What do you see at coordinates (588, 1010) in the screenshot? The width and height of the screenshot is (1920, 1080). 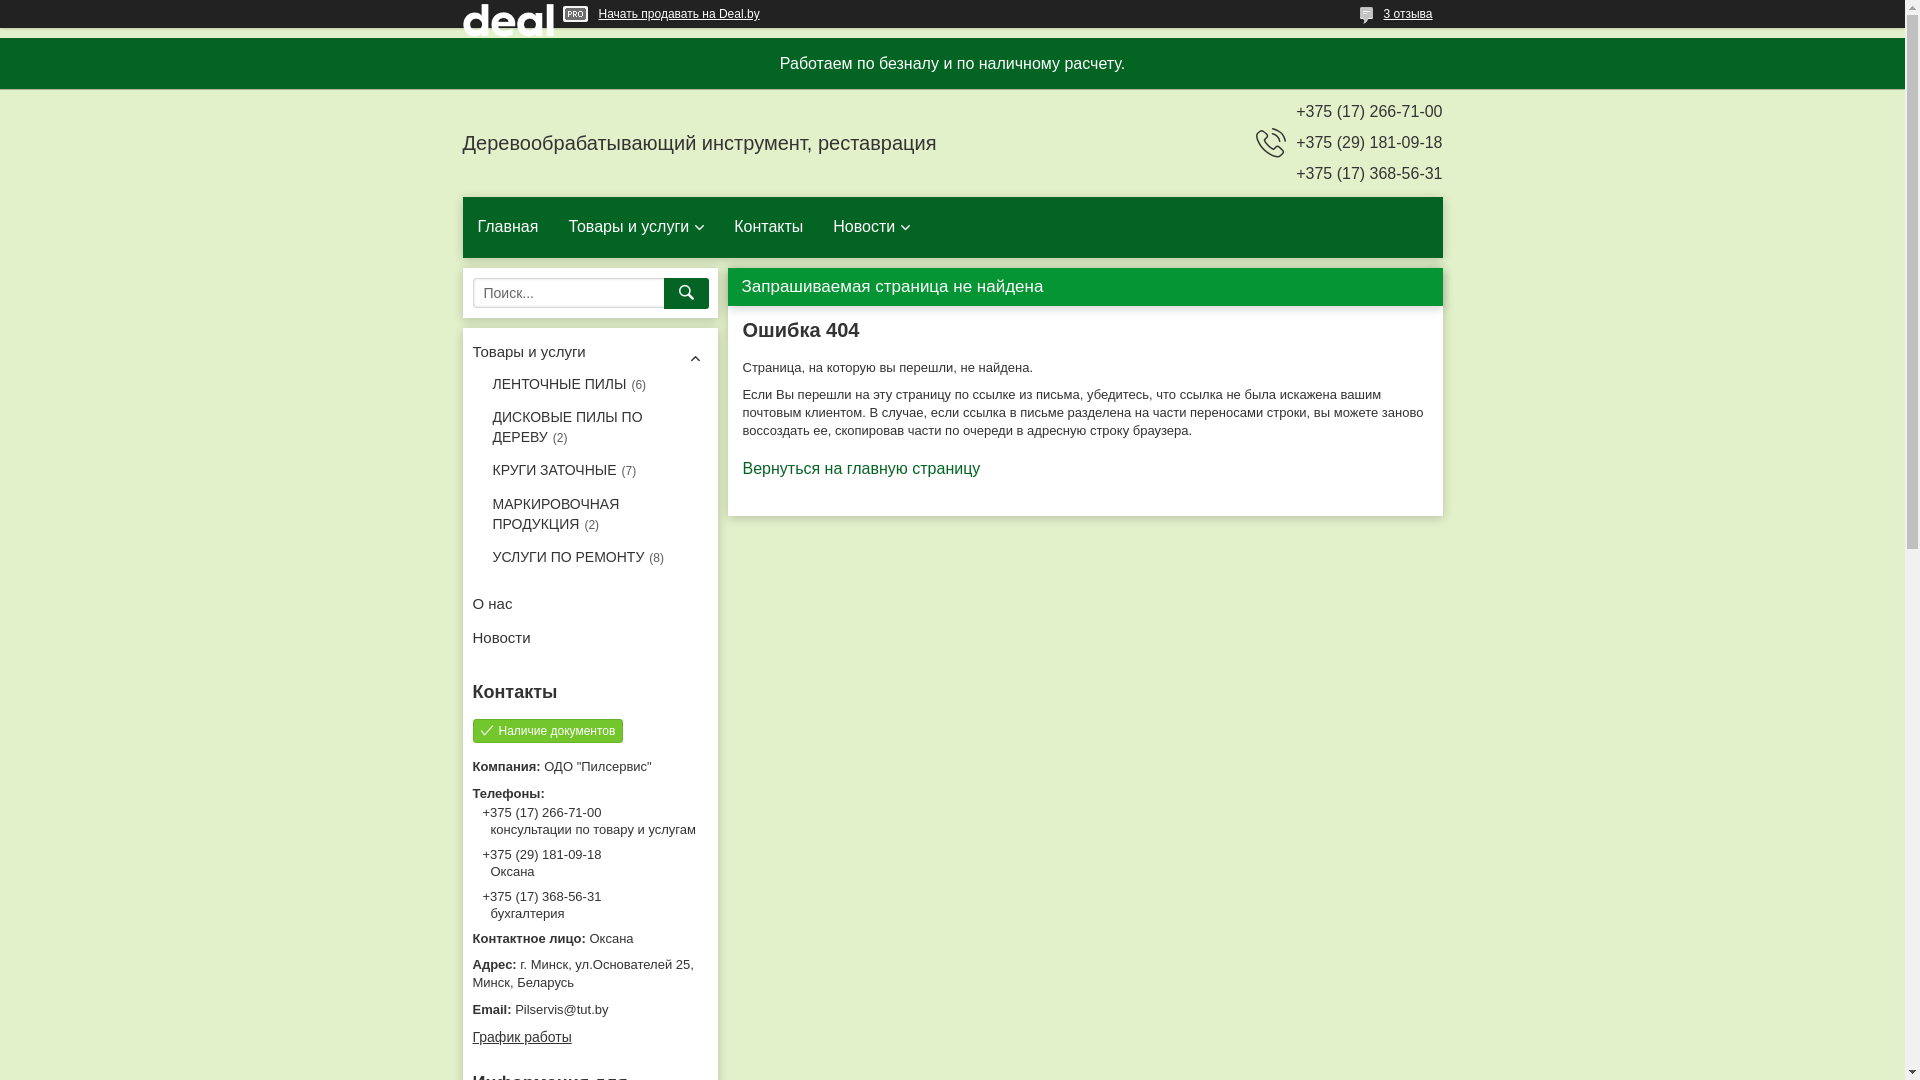 I see `'Pilservis@tut.by'` at bounding box center [588, 1010].